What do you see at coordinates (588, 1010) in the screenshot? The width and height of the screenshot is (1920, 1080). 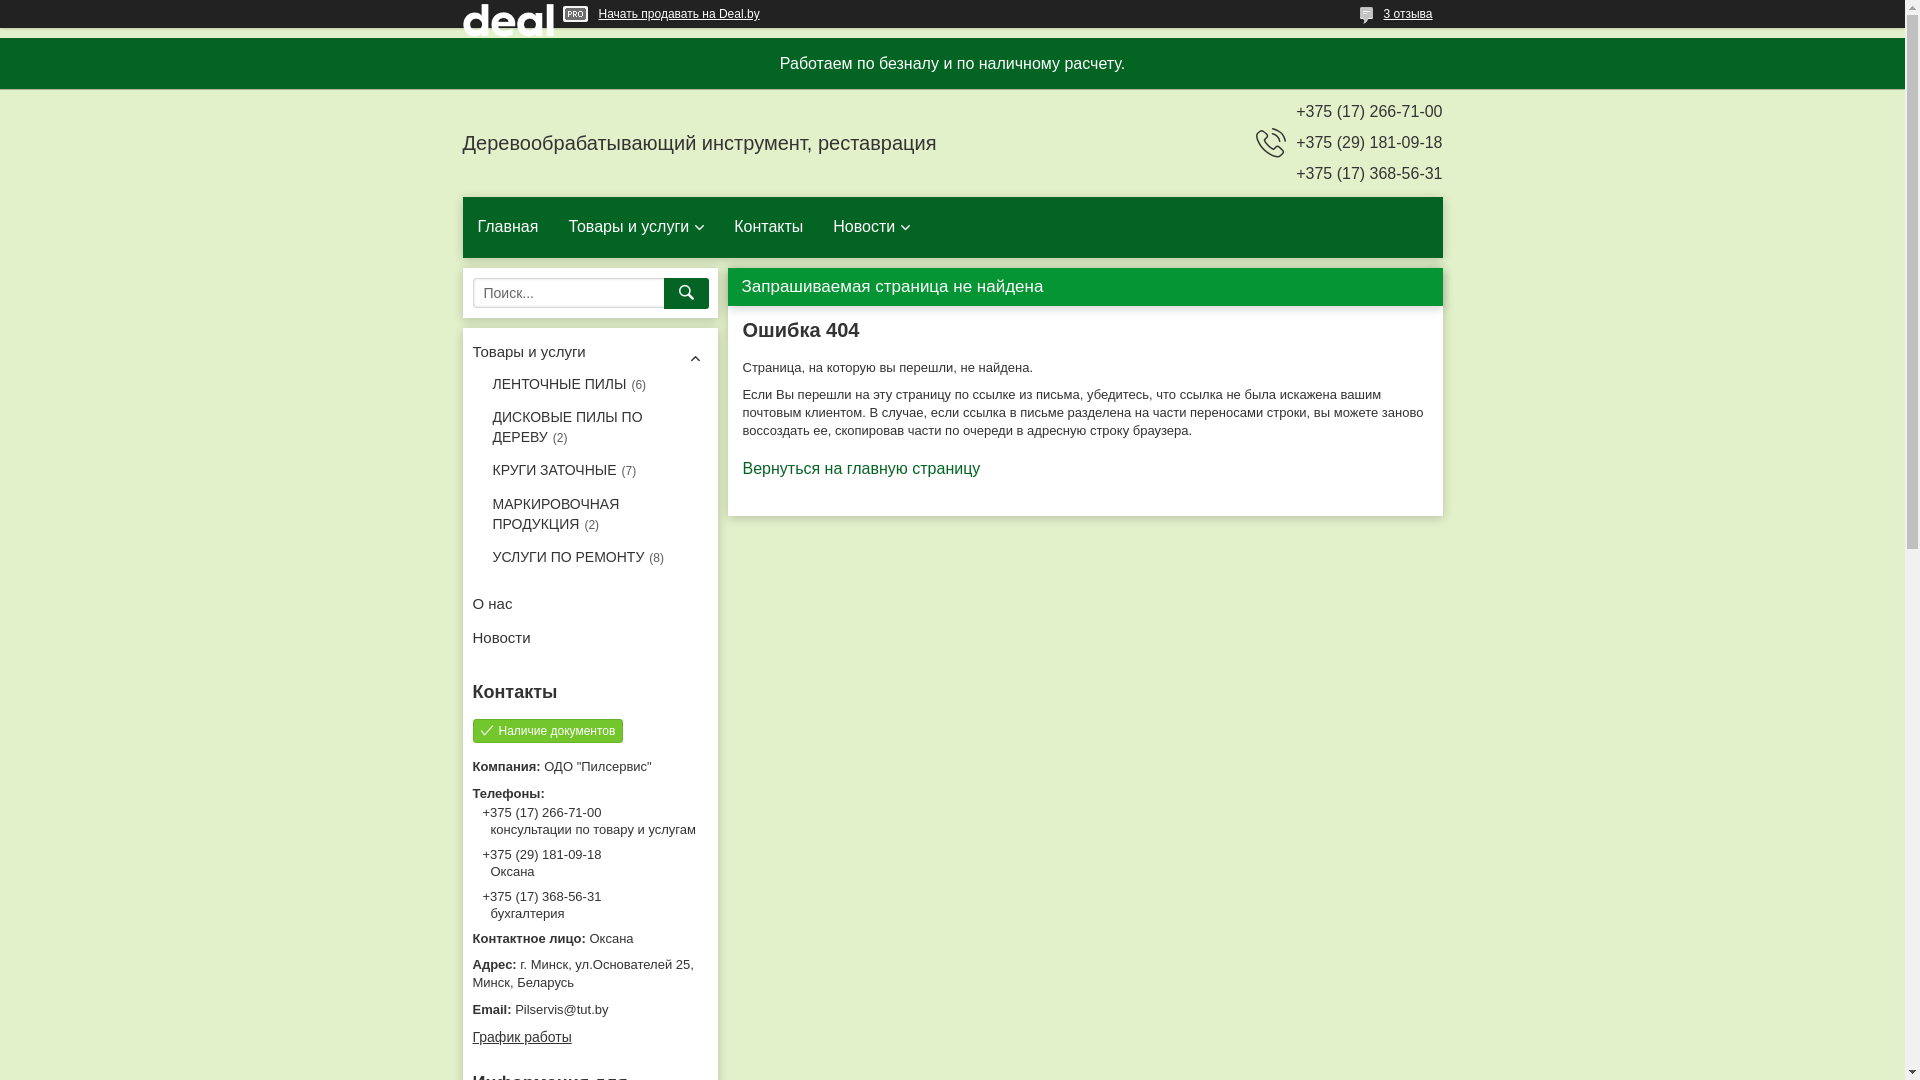 I see `'Pilservis@tut.by'` at bounding box center [588, 1010].